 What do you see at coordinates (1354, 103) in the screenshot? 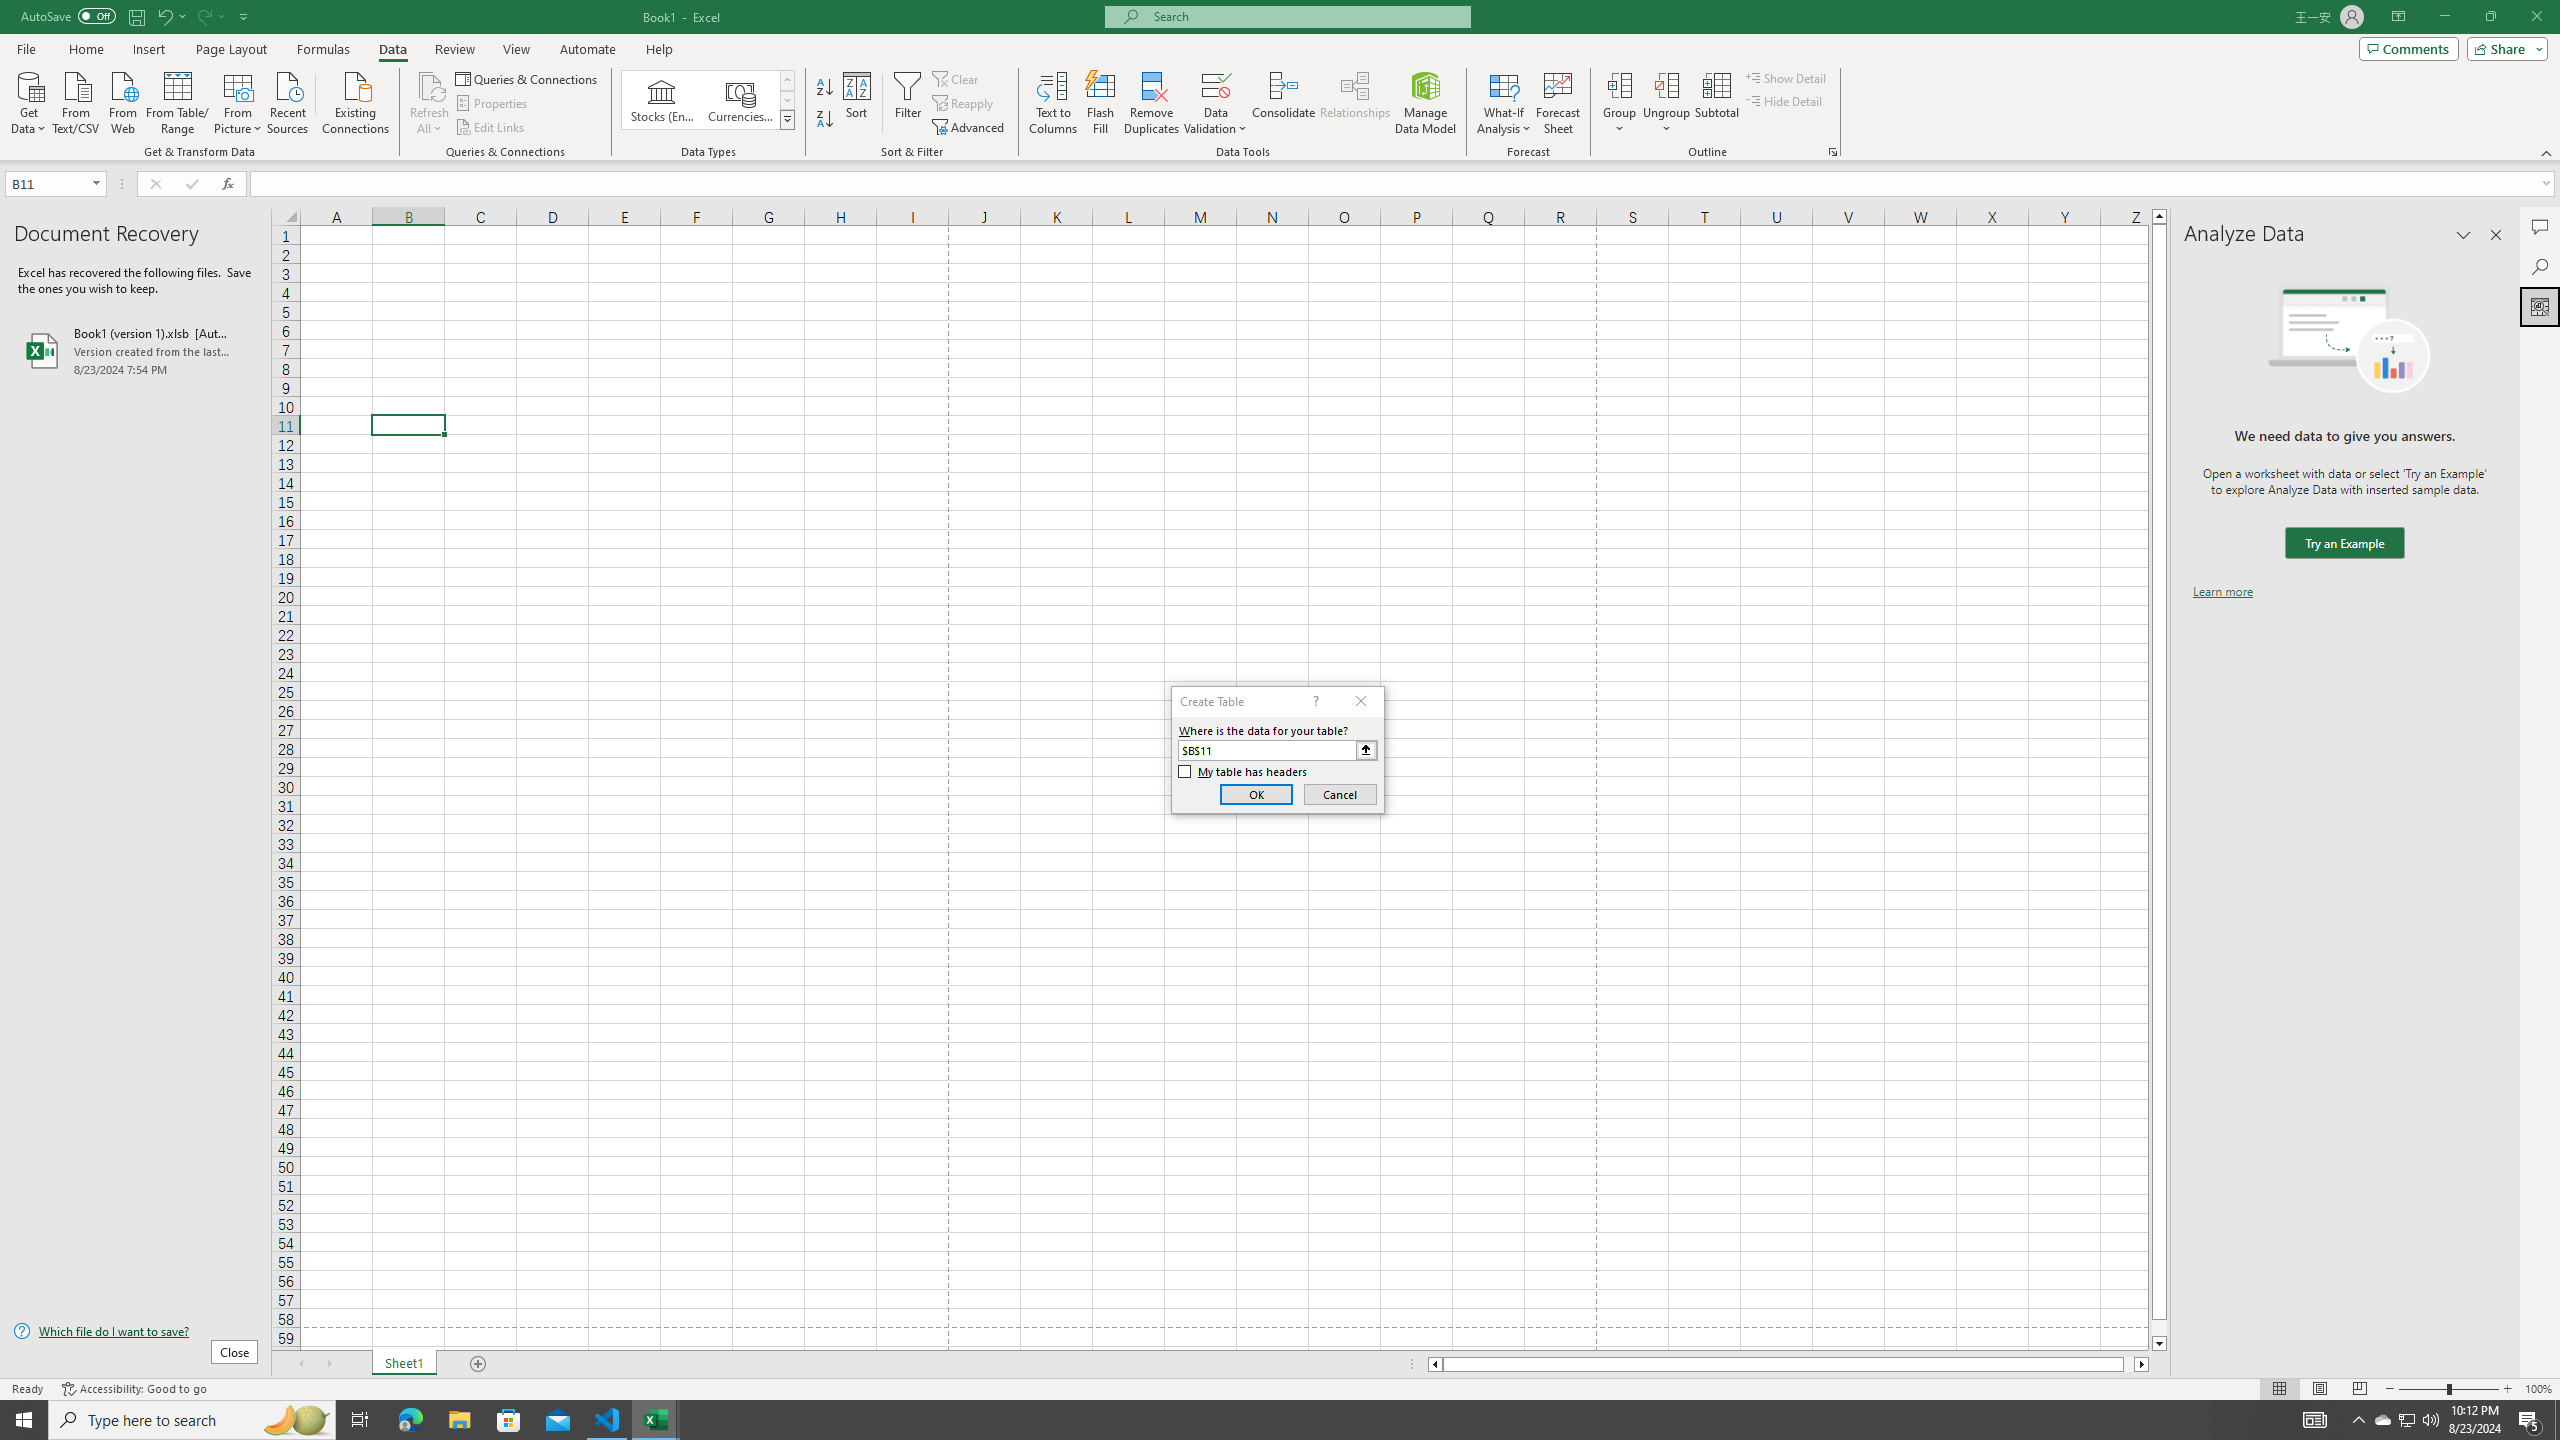
I see `'Relationships'` at bounding box center [1354, 103].